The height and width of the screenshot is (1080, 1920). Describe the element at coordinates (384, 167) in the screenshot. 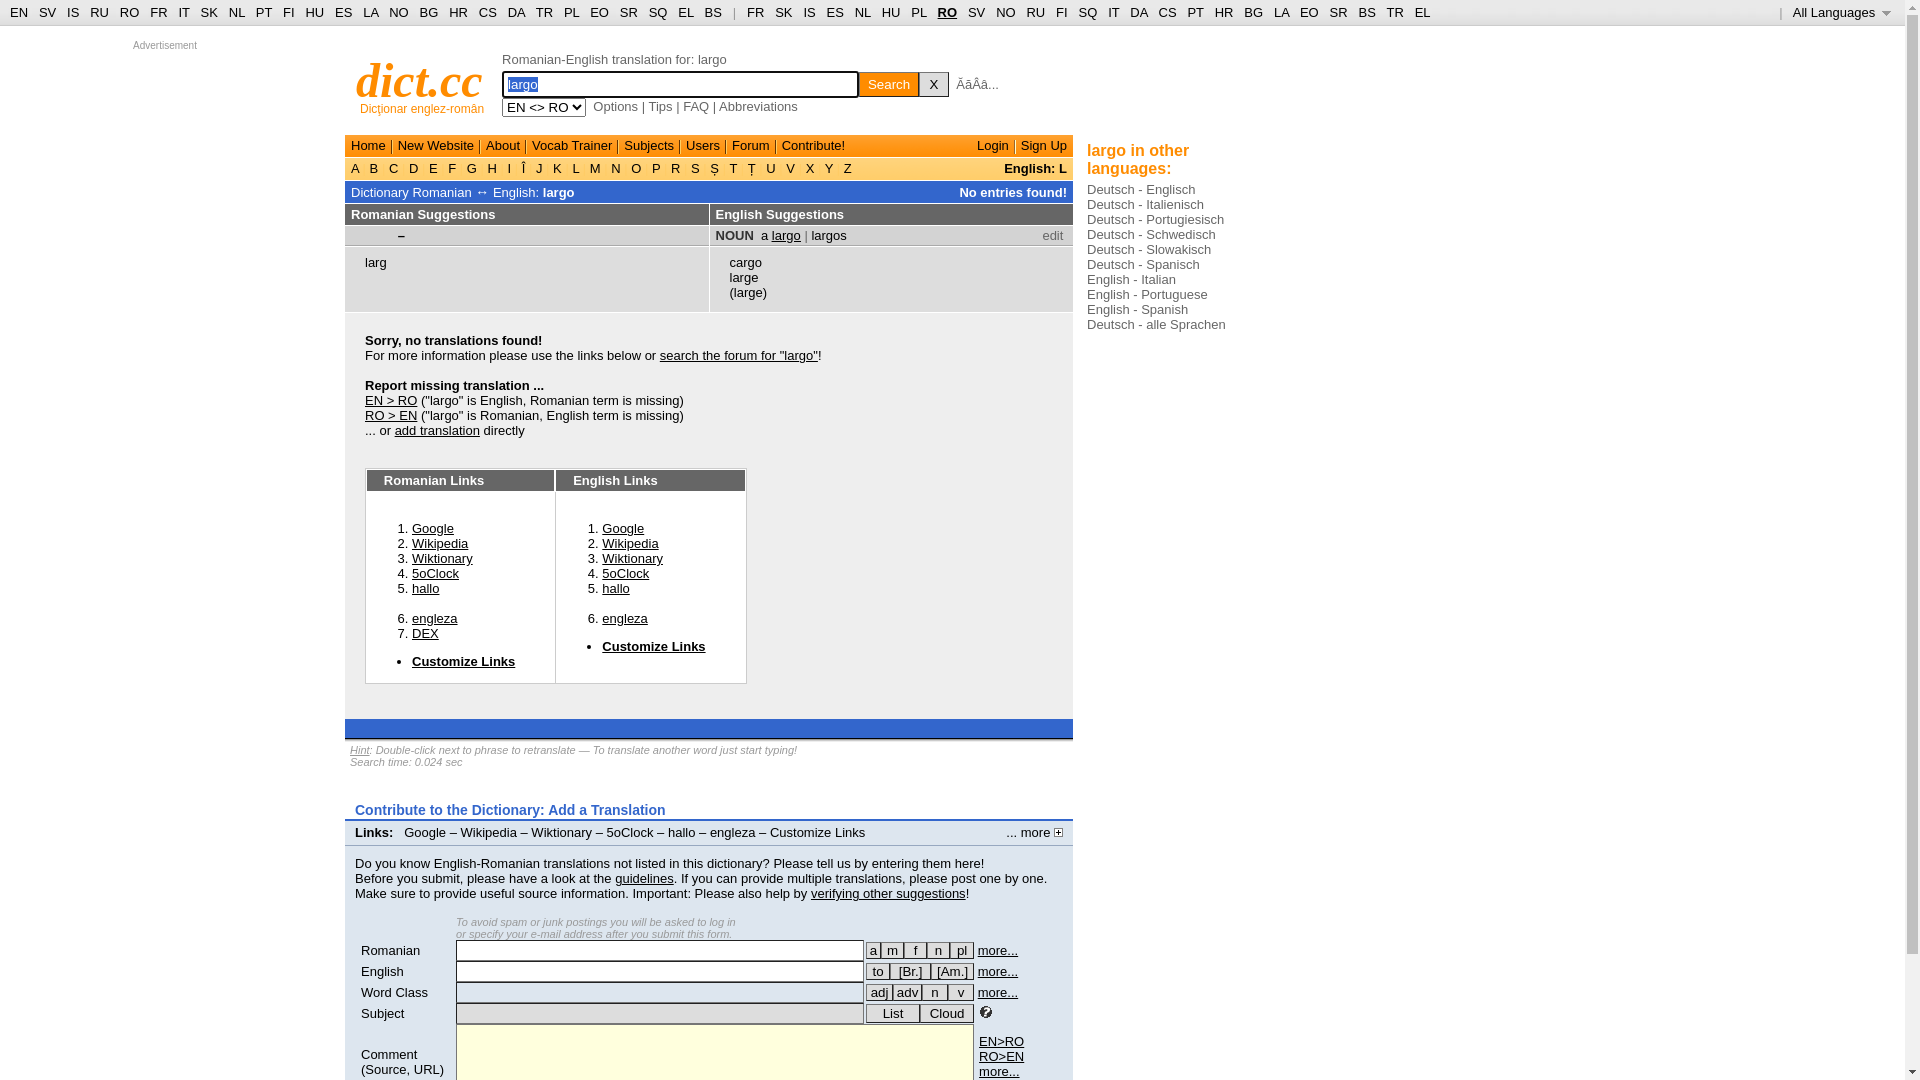

I see `'C'` at that location.